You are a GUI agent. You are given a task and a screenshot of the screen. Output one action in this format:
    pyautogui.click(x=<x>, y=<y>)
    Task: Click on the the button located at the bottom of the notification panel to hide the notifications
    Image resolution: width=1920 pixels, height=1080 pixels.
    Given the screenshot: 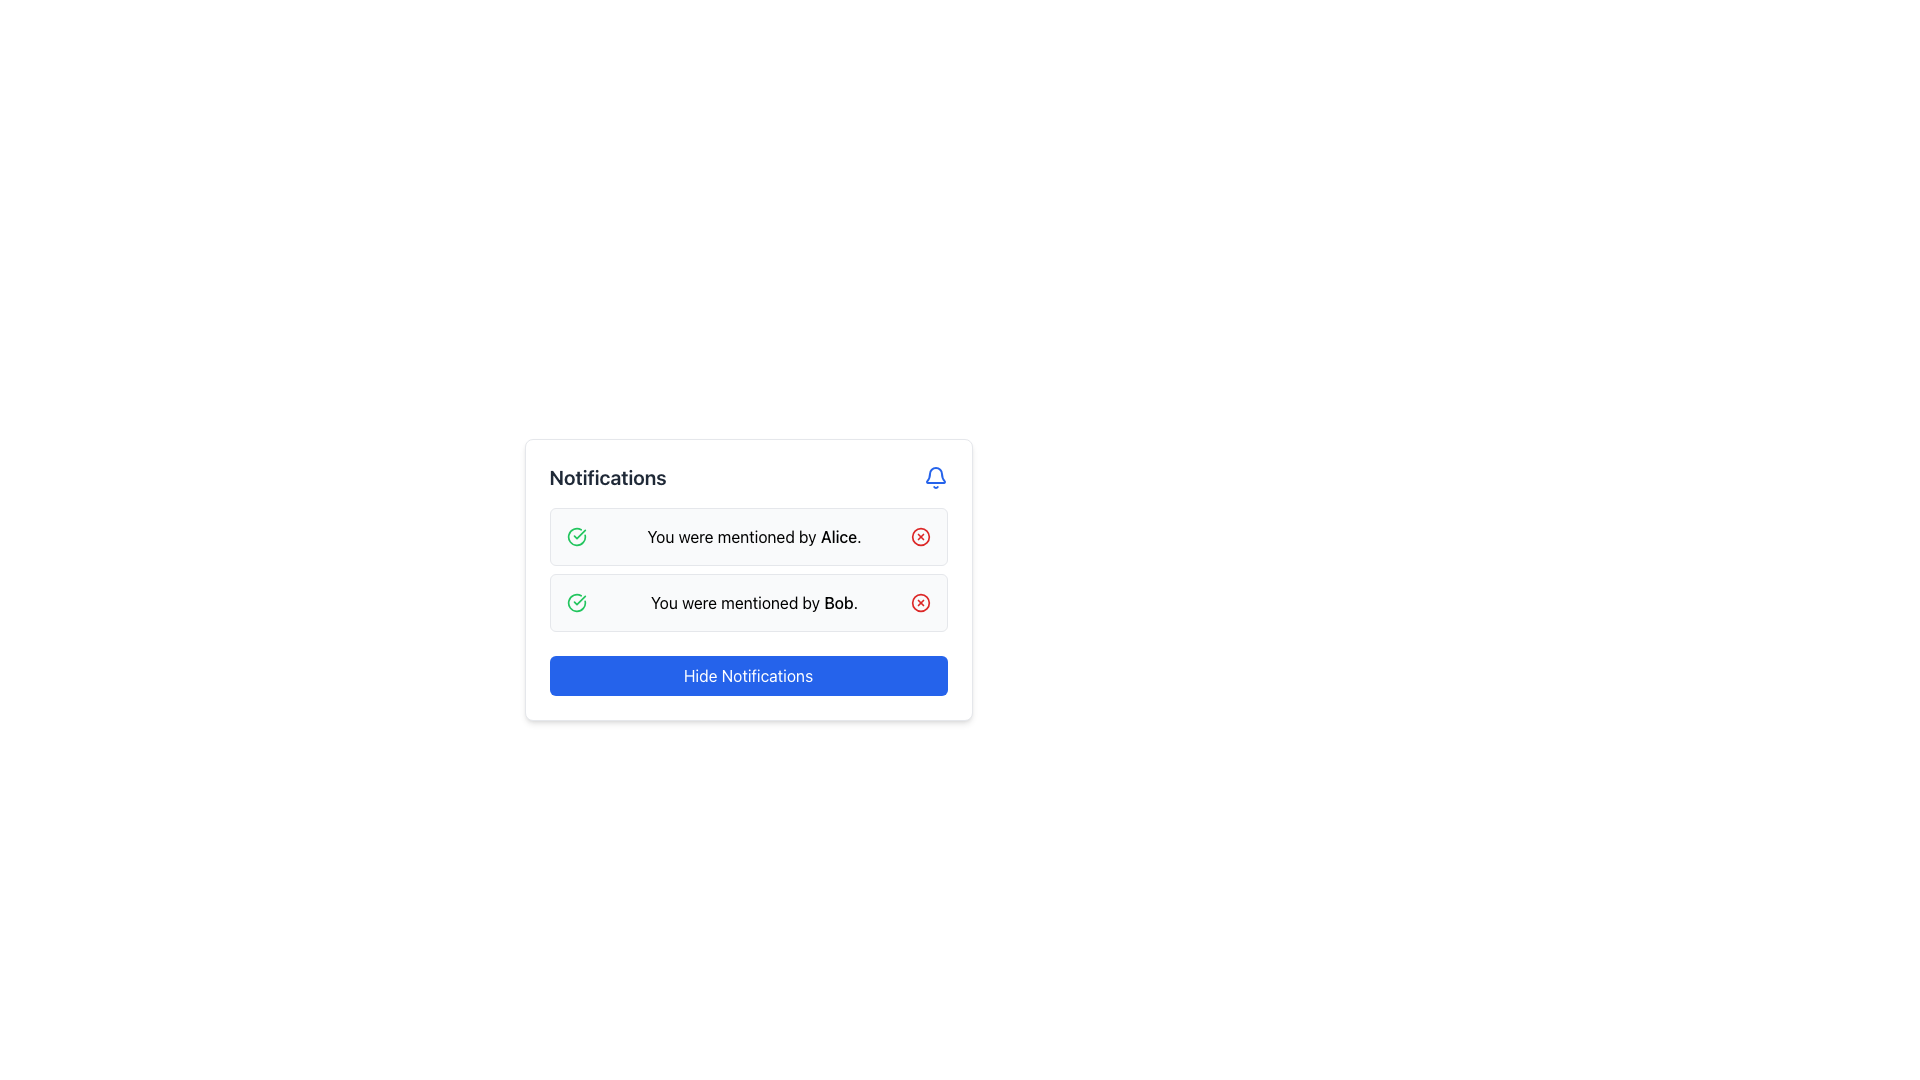 What is the action you would take?
    pyautogui.click(x=747, y=675)
    